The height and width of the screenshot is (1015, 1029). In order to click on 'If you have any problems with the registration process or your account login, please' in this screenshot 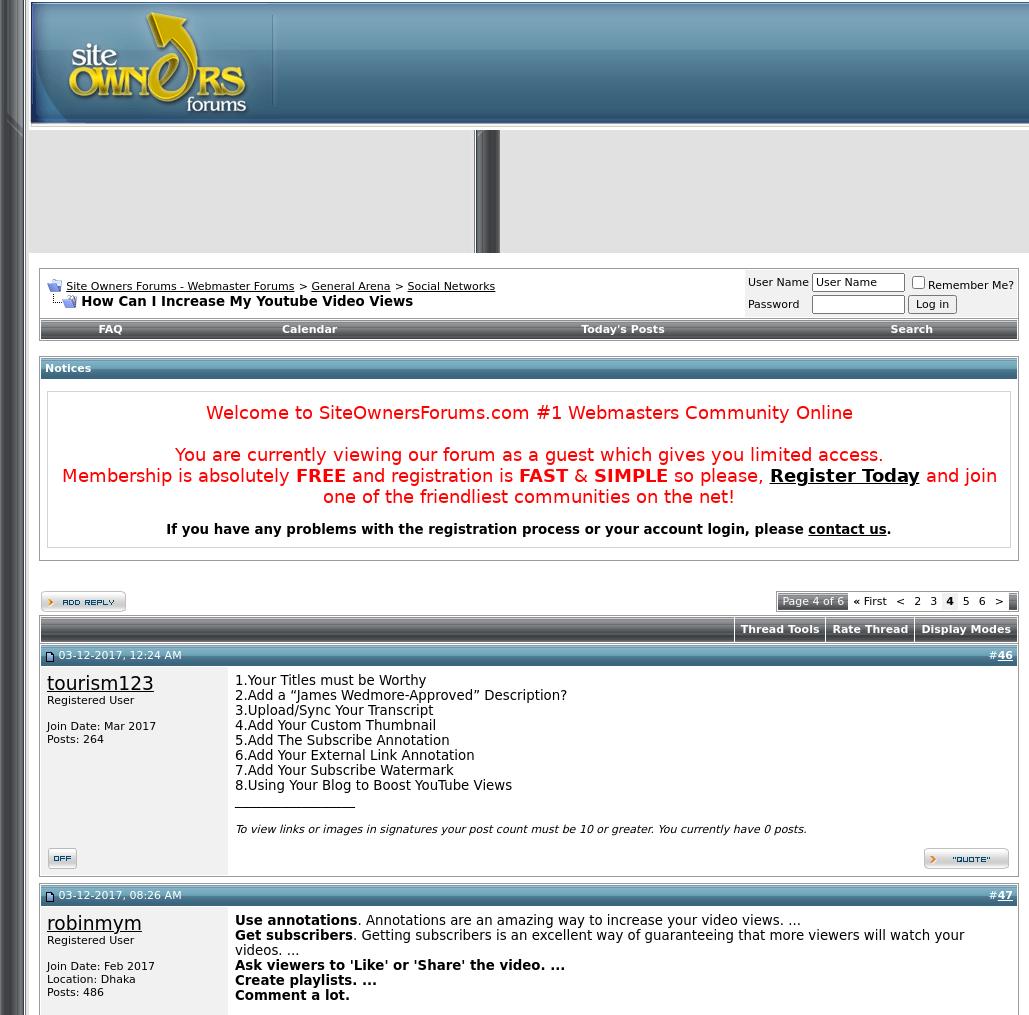, I will do `click(487, 529)`.